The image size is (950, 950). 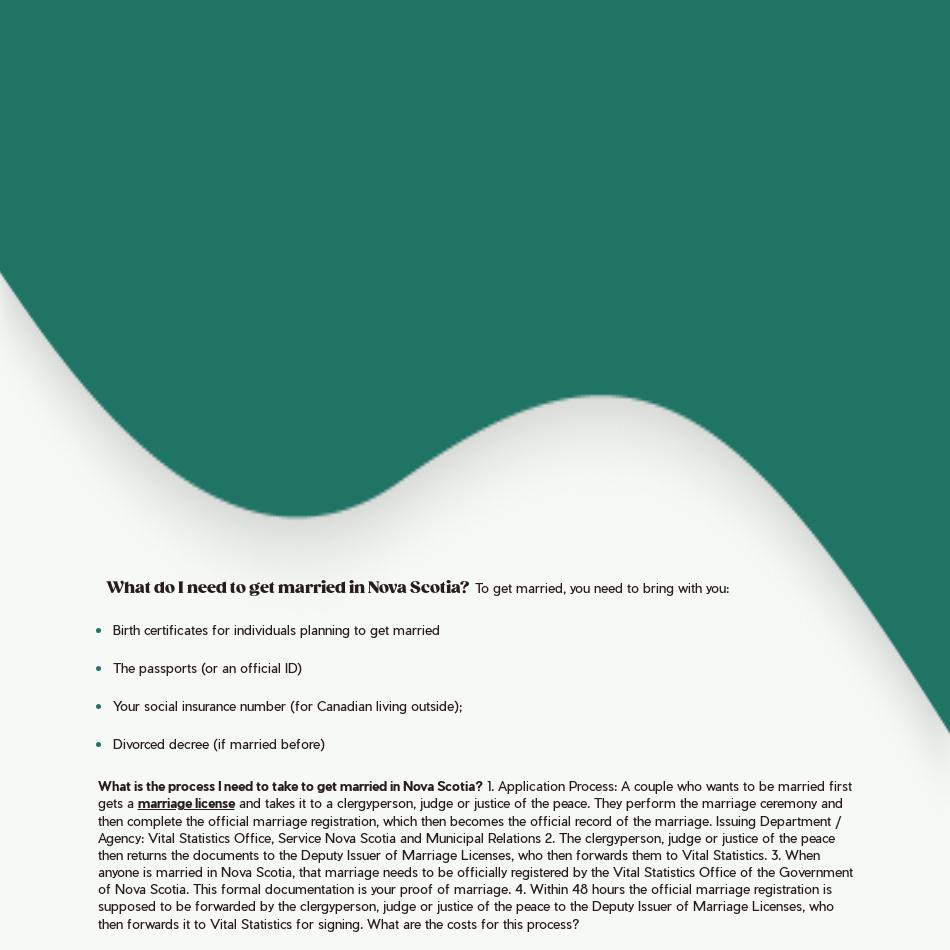 What do you see at coordinates (600, 587) in the screenshot?
I see `'To get married, you need to bring with you:'` at bounding box center [600, 587].